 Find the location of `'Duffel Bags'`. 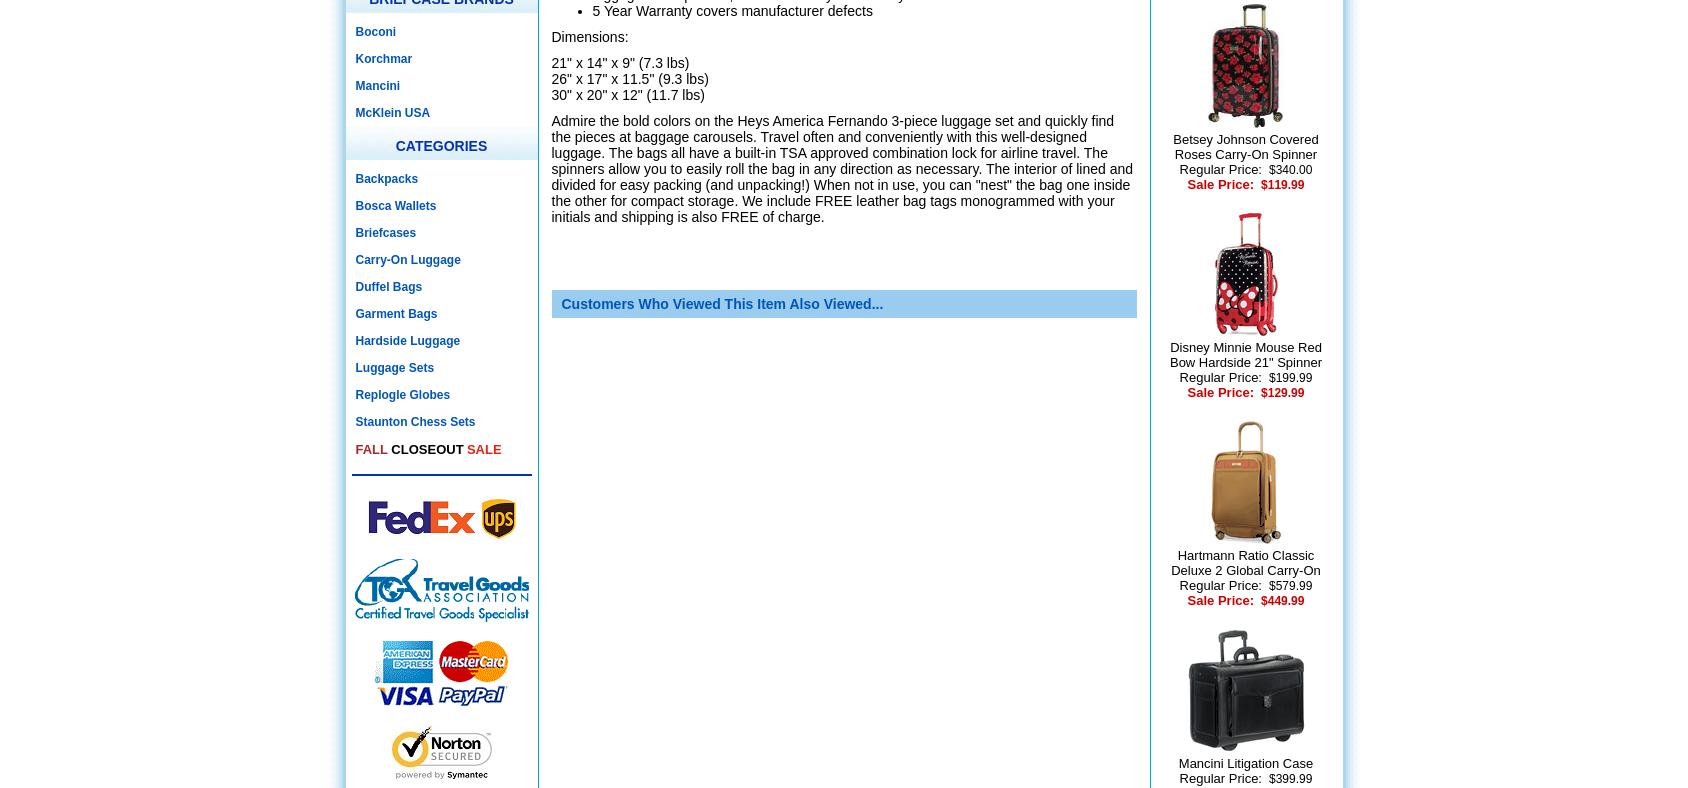

'Duffel Bags' is located at coordinates (388, 285).